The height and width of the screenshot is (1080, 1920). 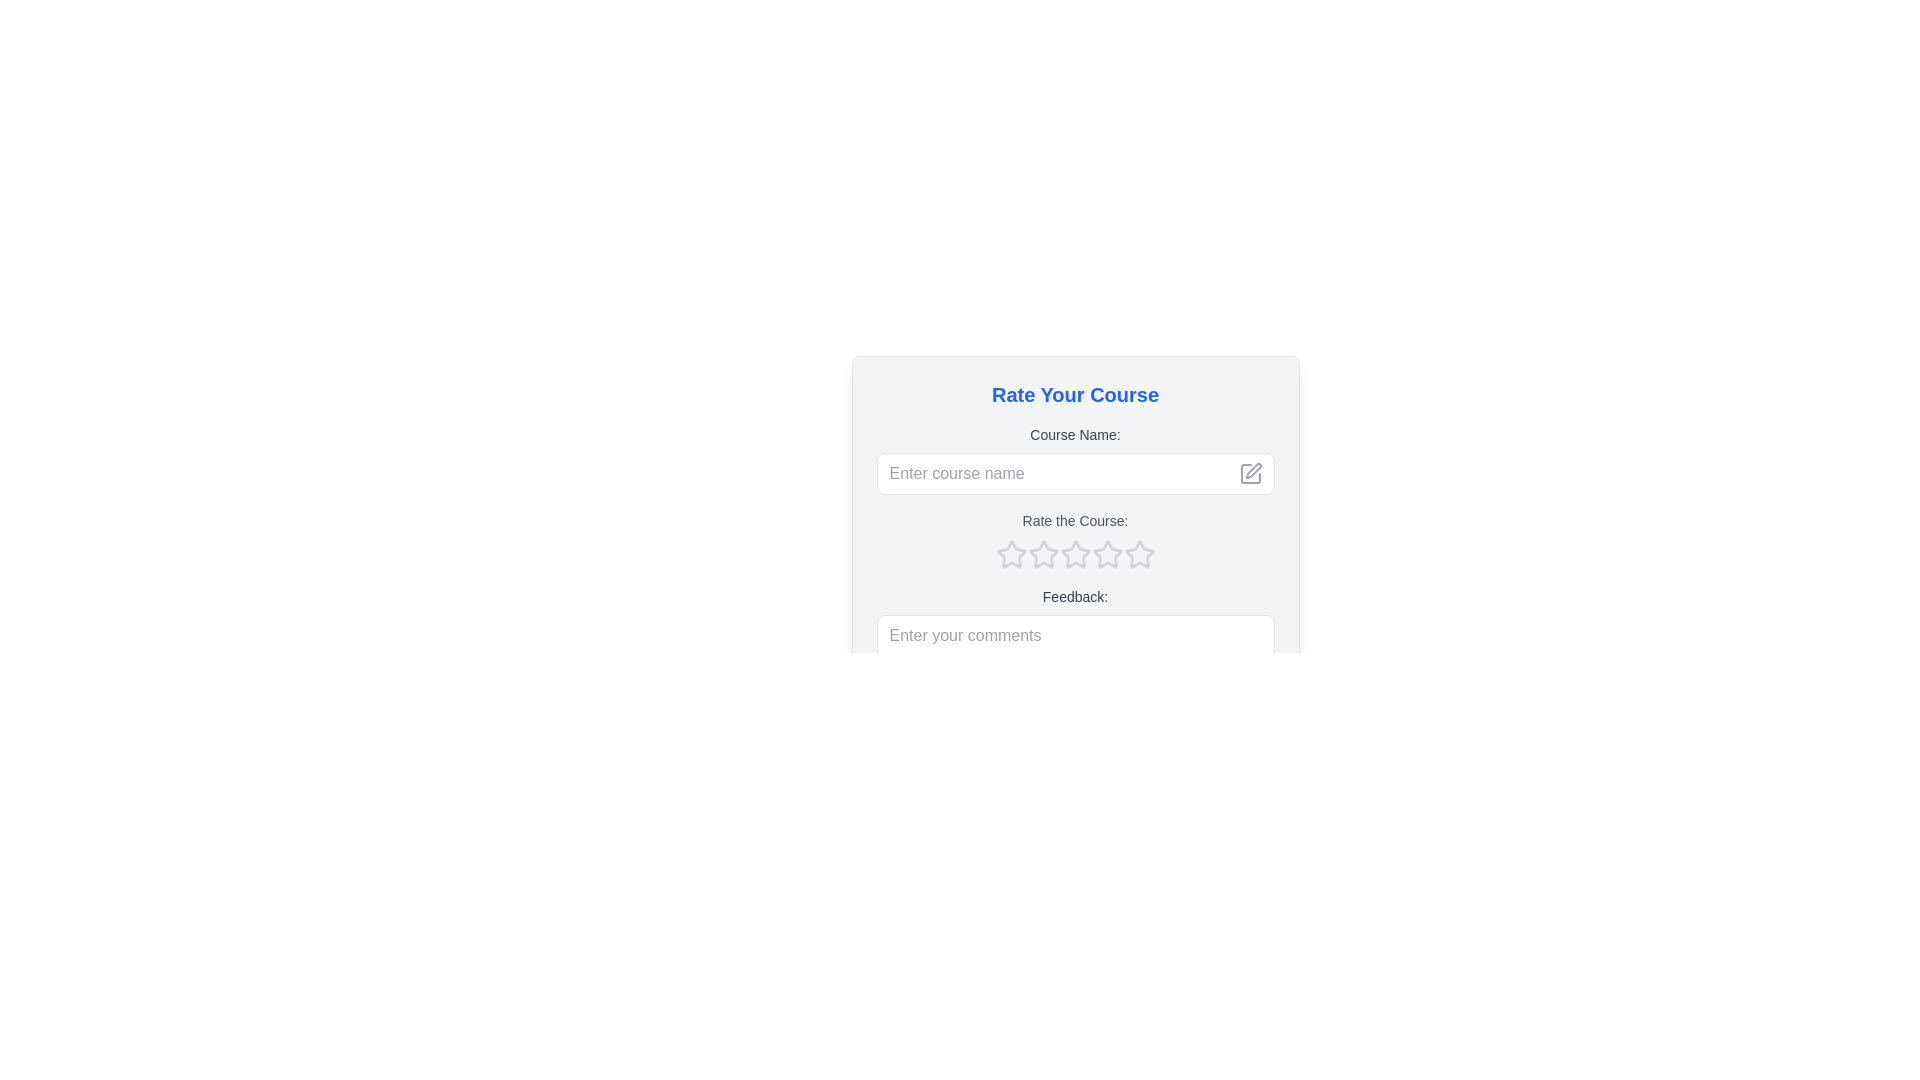 What do you see at coordinates (1074, 596) in the screenshot?
I see `the text label that contains 'Feedback:' which is located below 'Rate the Course:' and above the input area labeled 'Enter your comments'` at bounding box center [1074, 596].